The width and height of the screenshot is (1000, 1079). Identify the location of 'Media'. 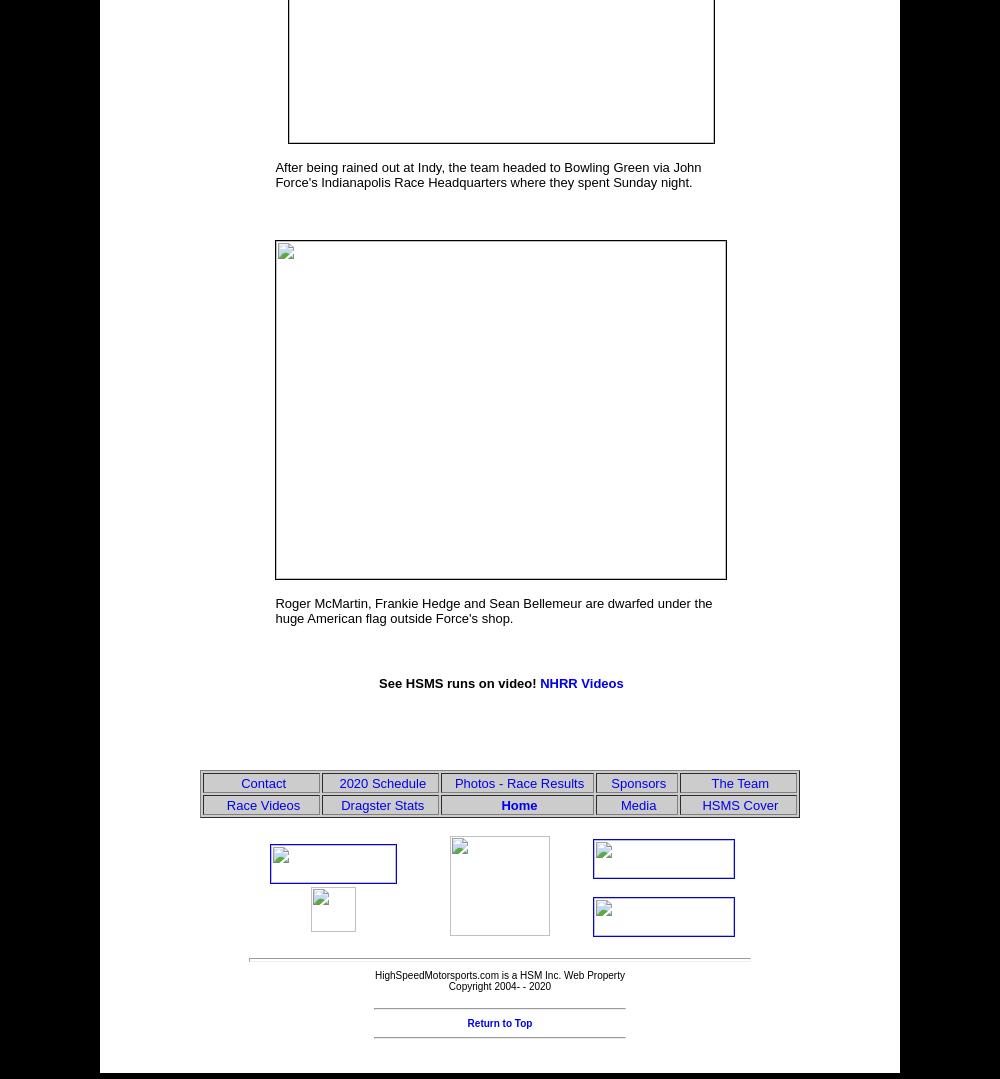
(638, 804).